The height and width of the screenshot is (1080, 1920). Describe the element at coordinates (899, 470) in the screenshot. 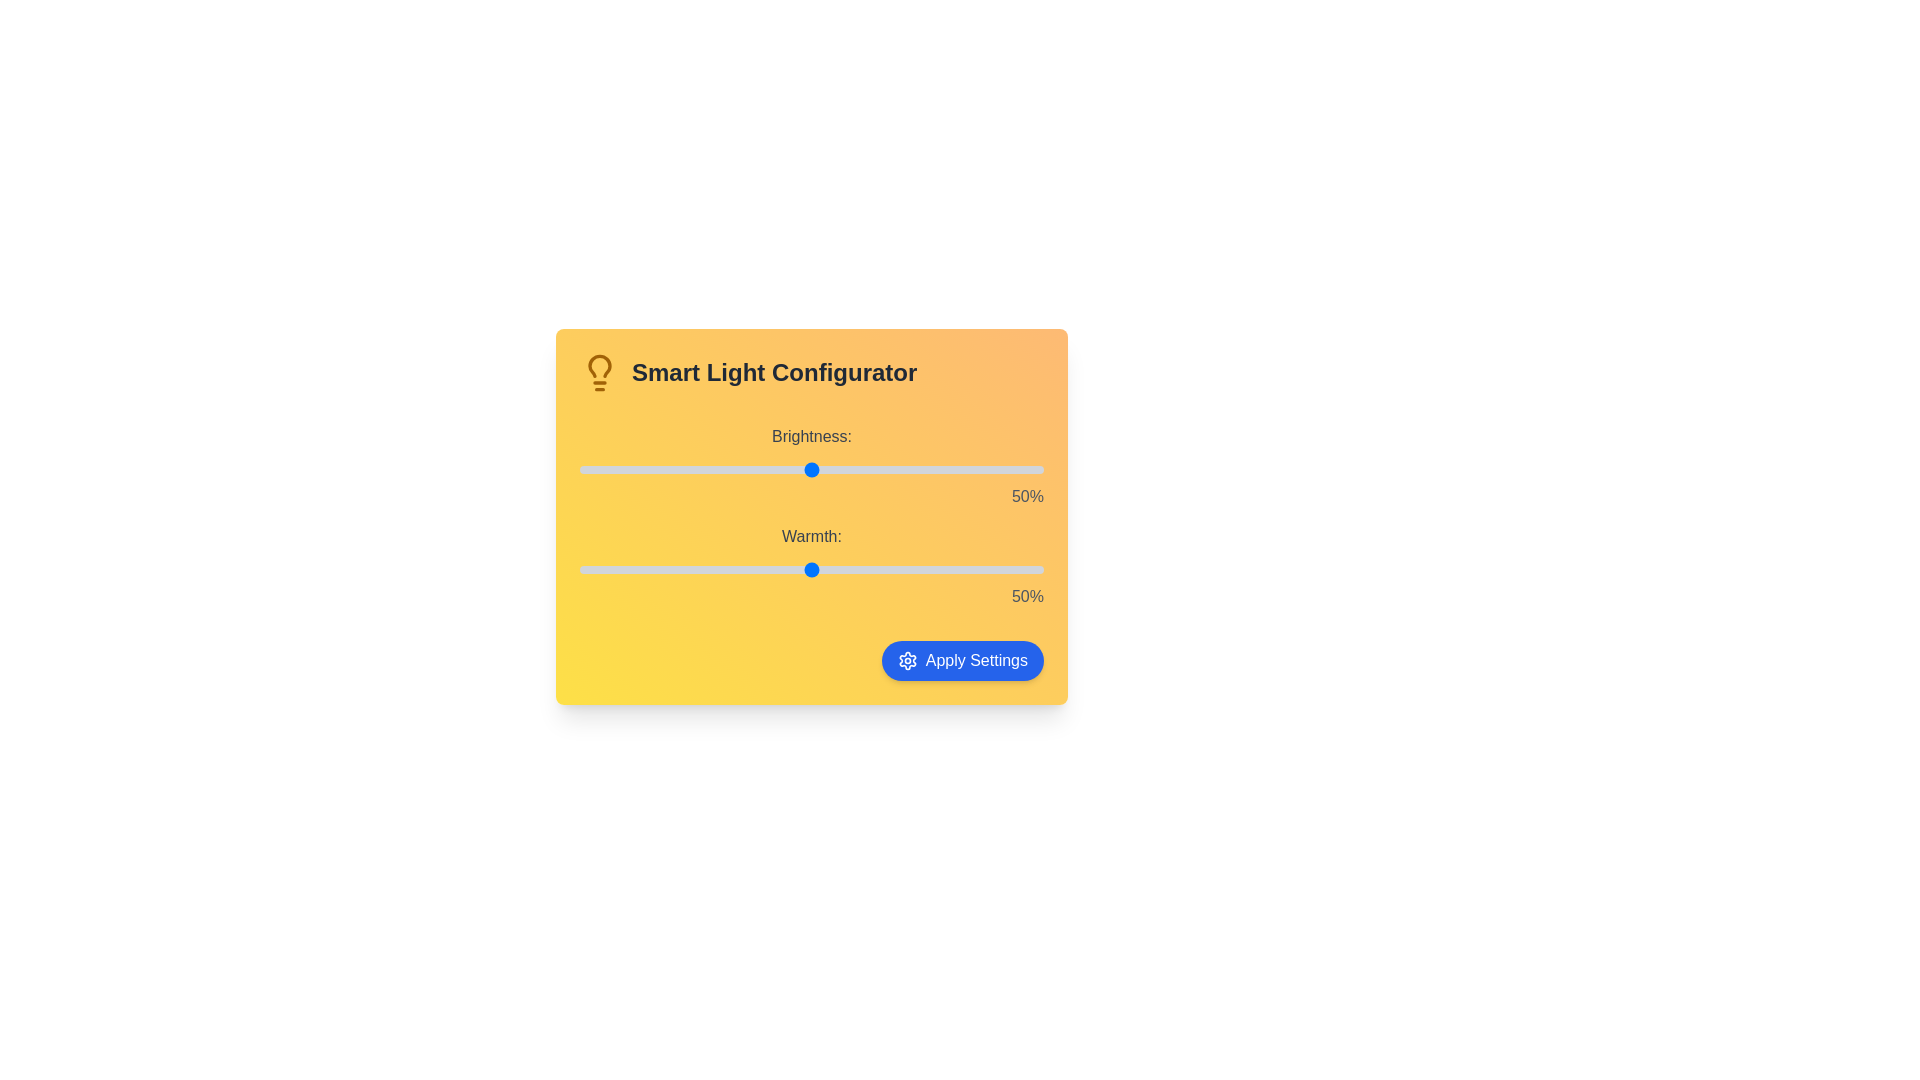

I see `the brightness level` at that location.